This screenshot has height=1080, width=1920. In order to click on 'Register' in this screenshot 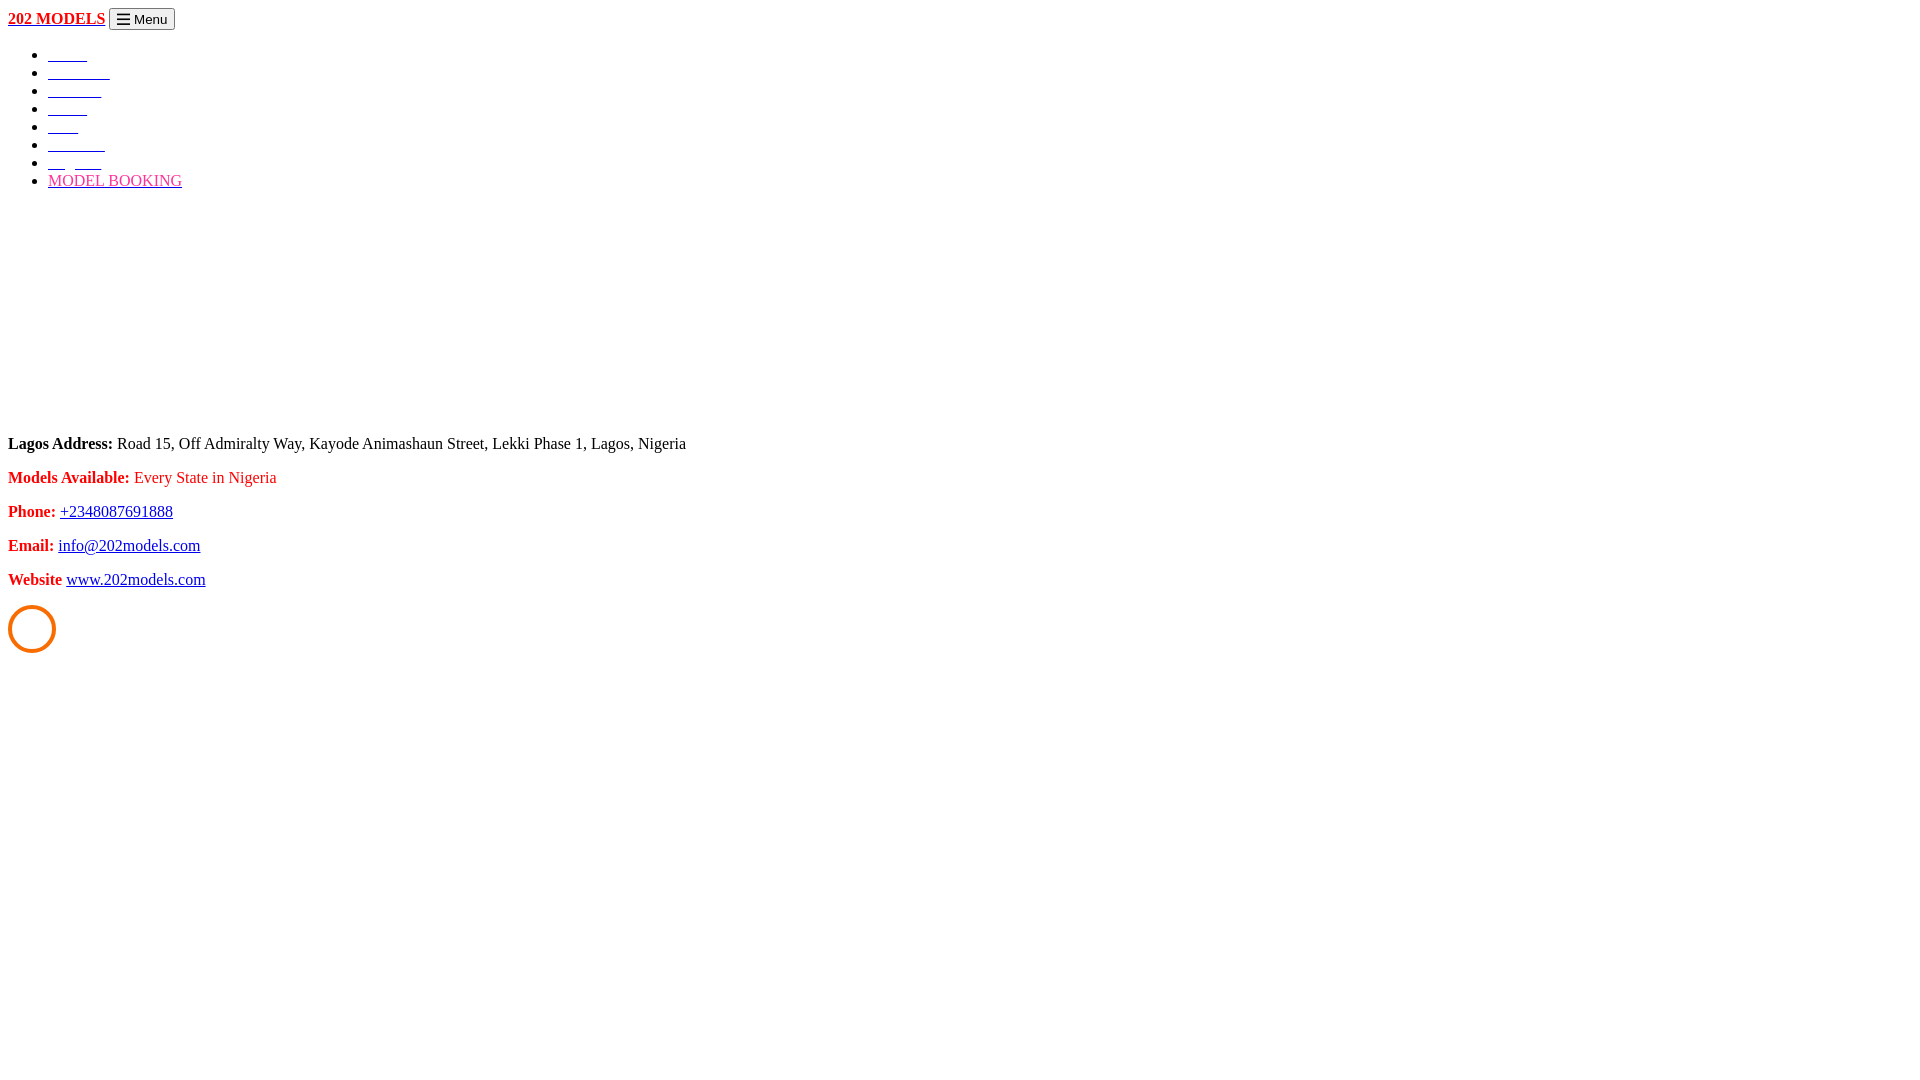, I will do `click(48, 161)`.